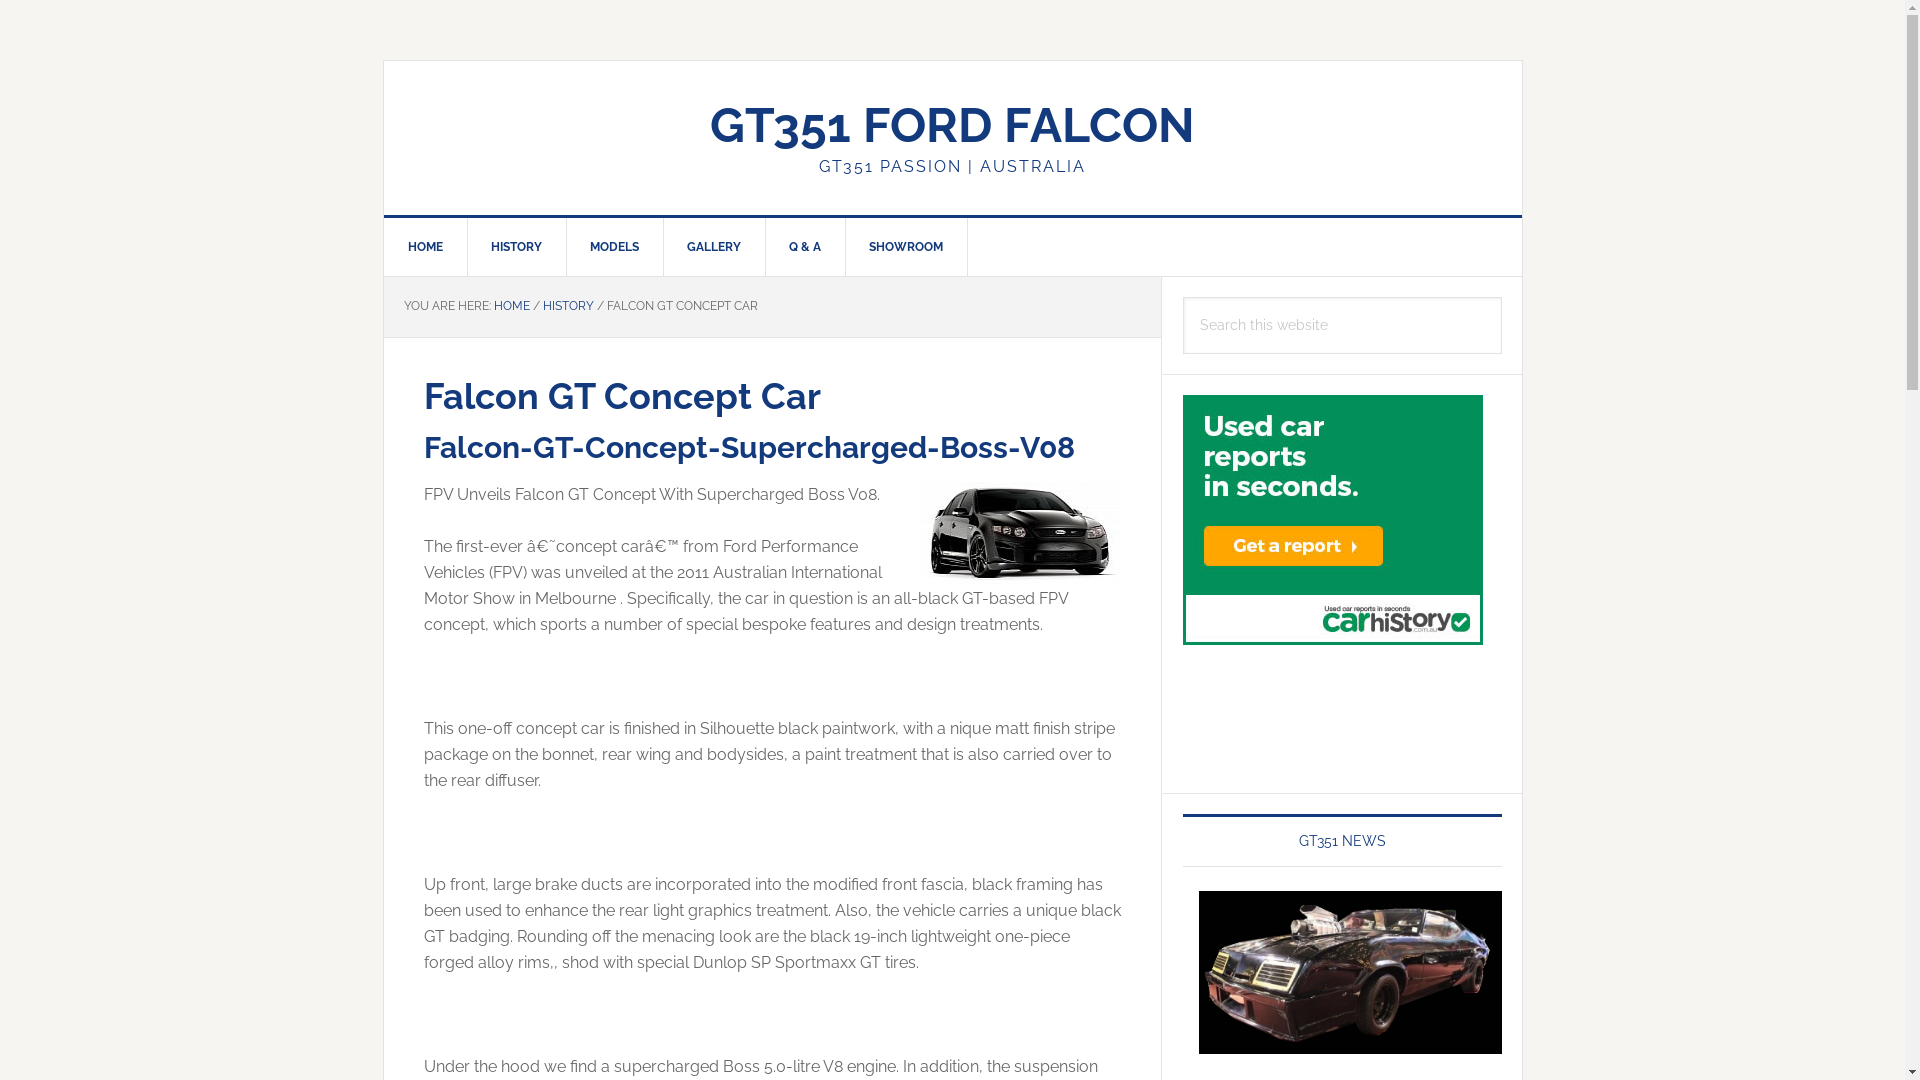 This screenshot has width=1920, height=1080. Describe the element at coordinates (515, 245) in the screenshot. I see `'HISTORY'` at that location.